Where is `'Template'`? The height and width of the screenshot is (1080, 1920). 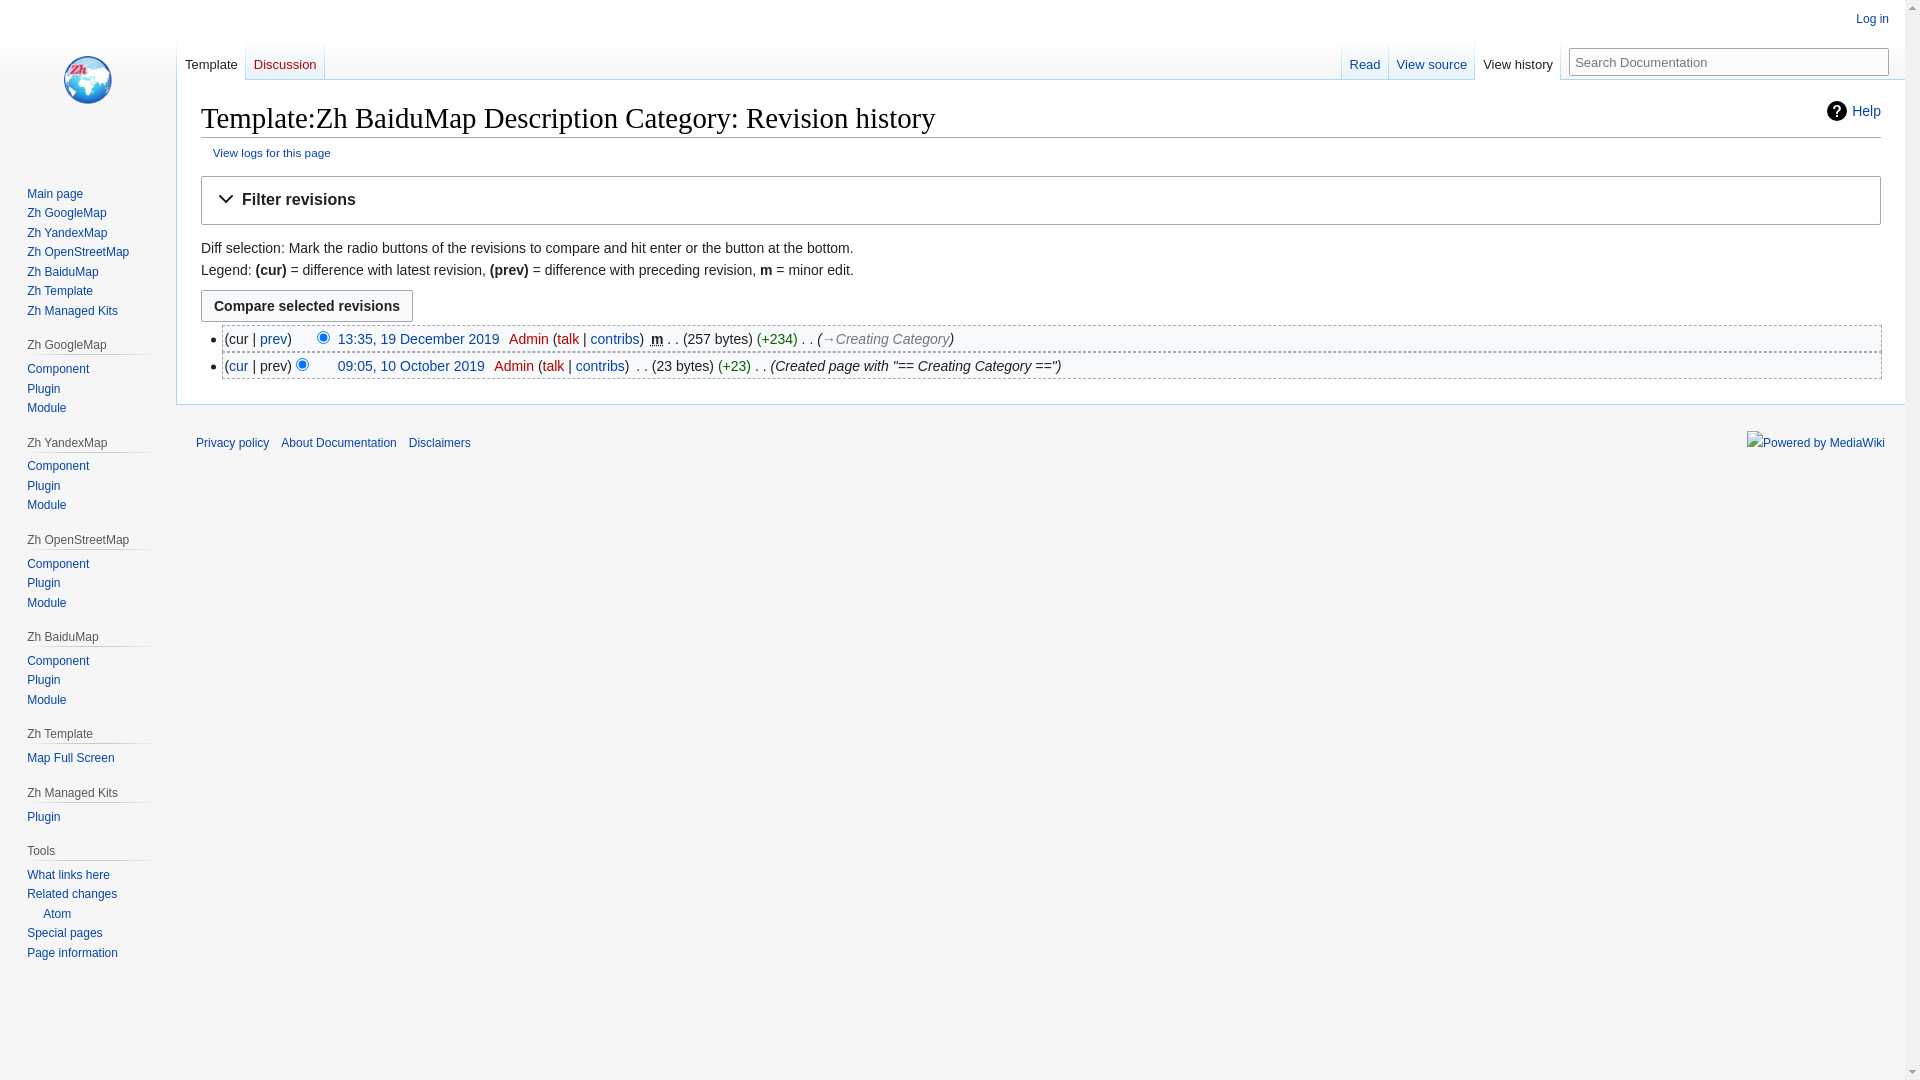 'Template' is located at coordinates (211, 59).